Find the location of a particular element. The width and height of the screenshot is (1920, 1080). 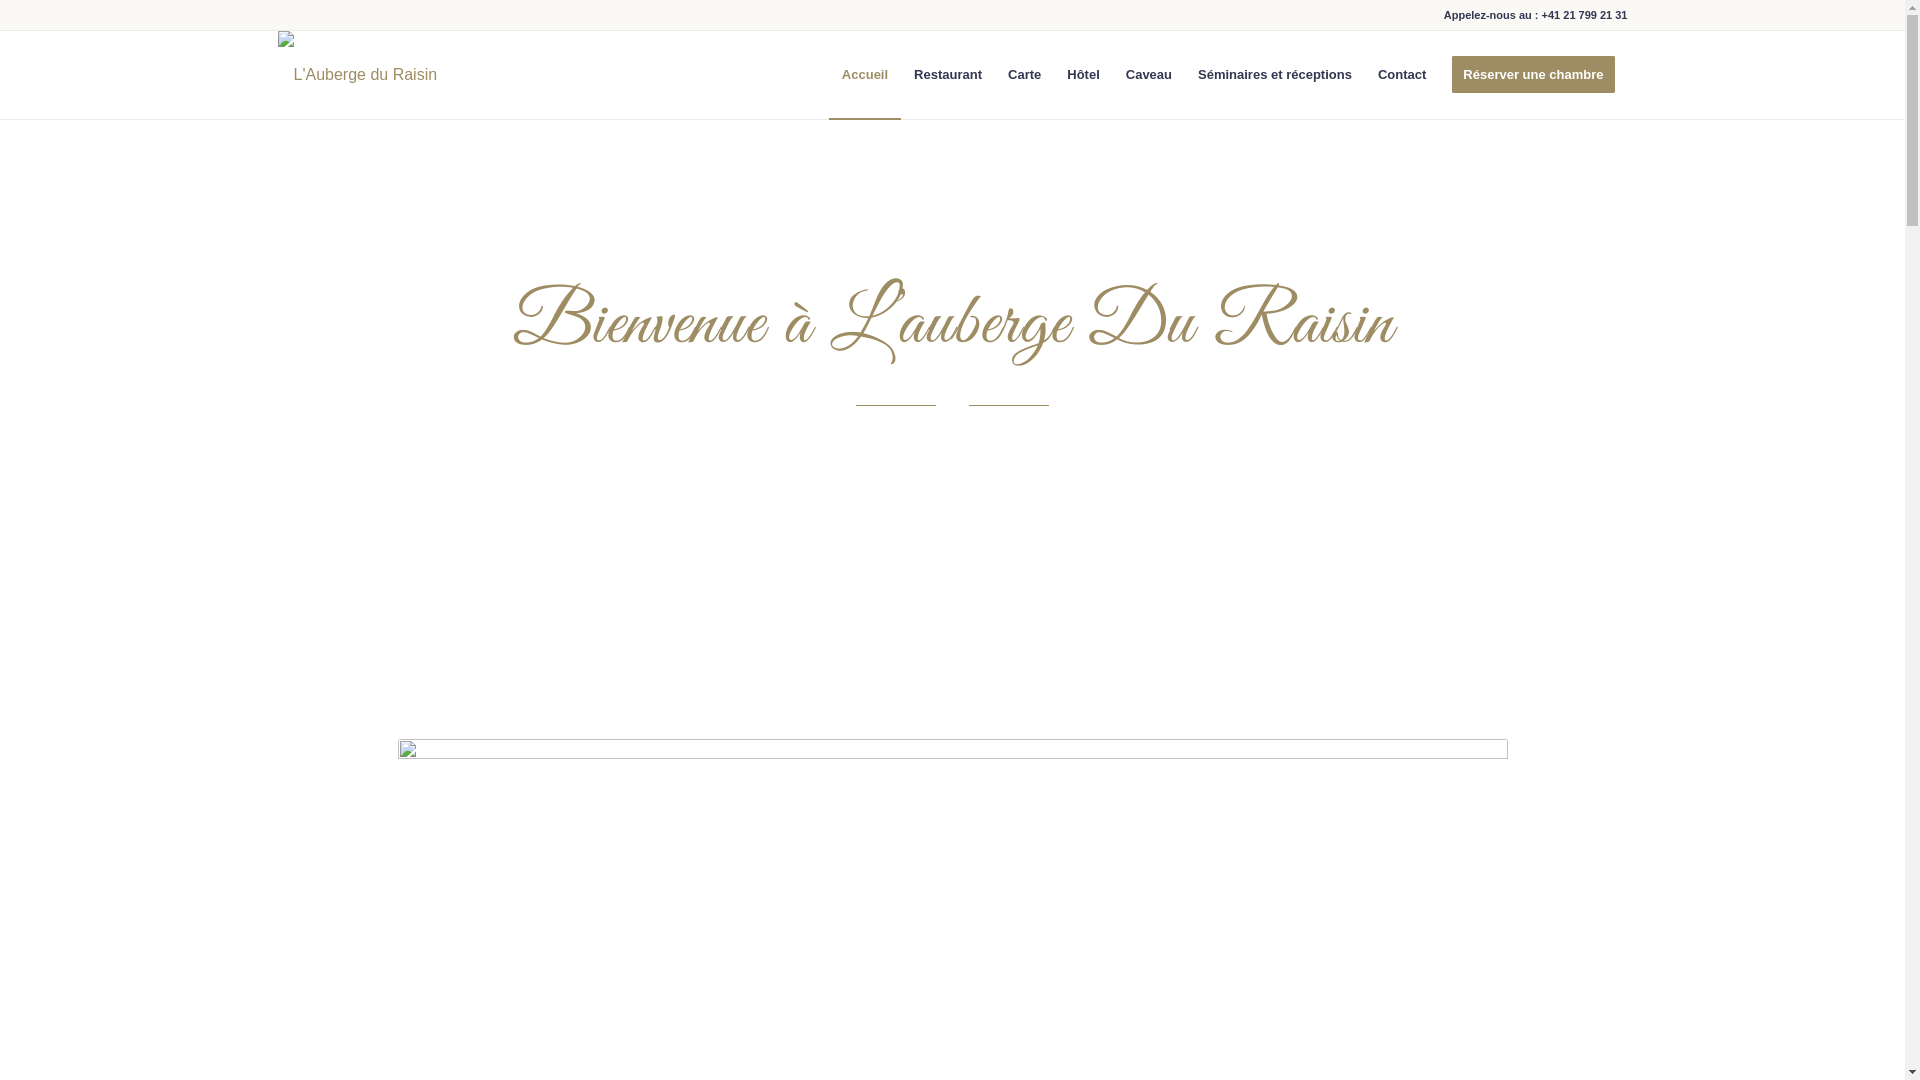

'Carte' is located at coordinates (994, 73).